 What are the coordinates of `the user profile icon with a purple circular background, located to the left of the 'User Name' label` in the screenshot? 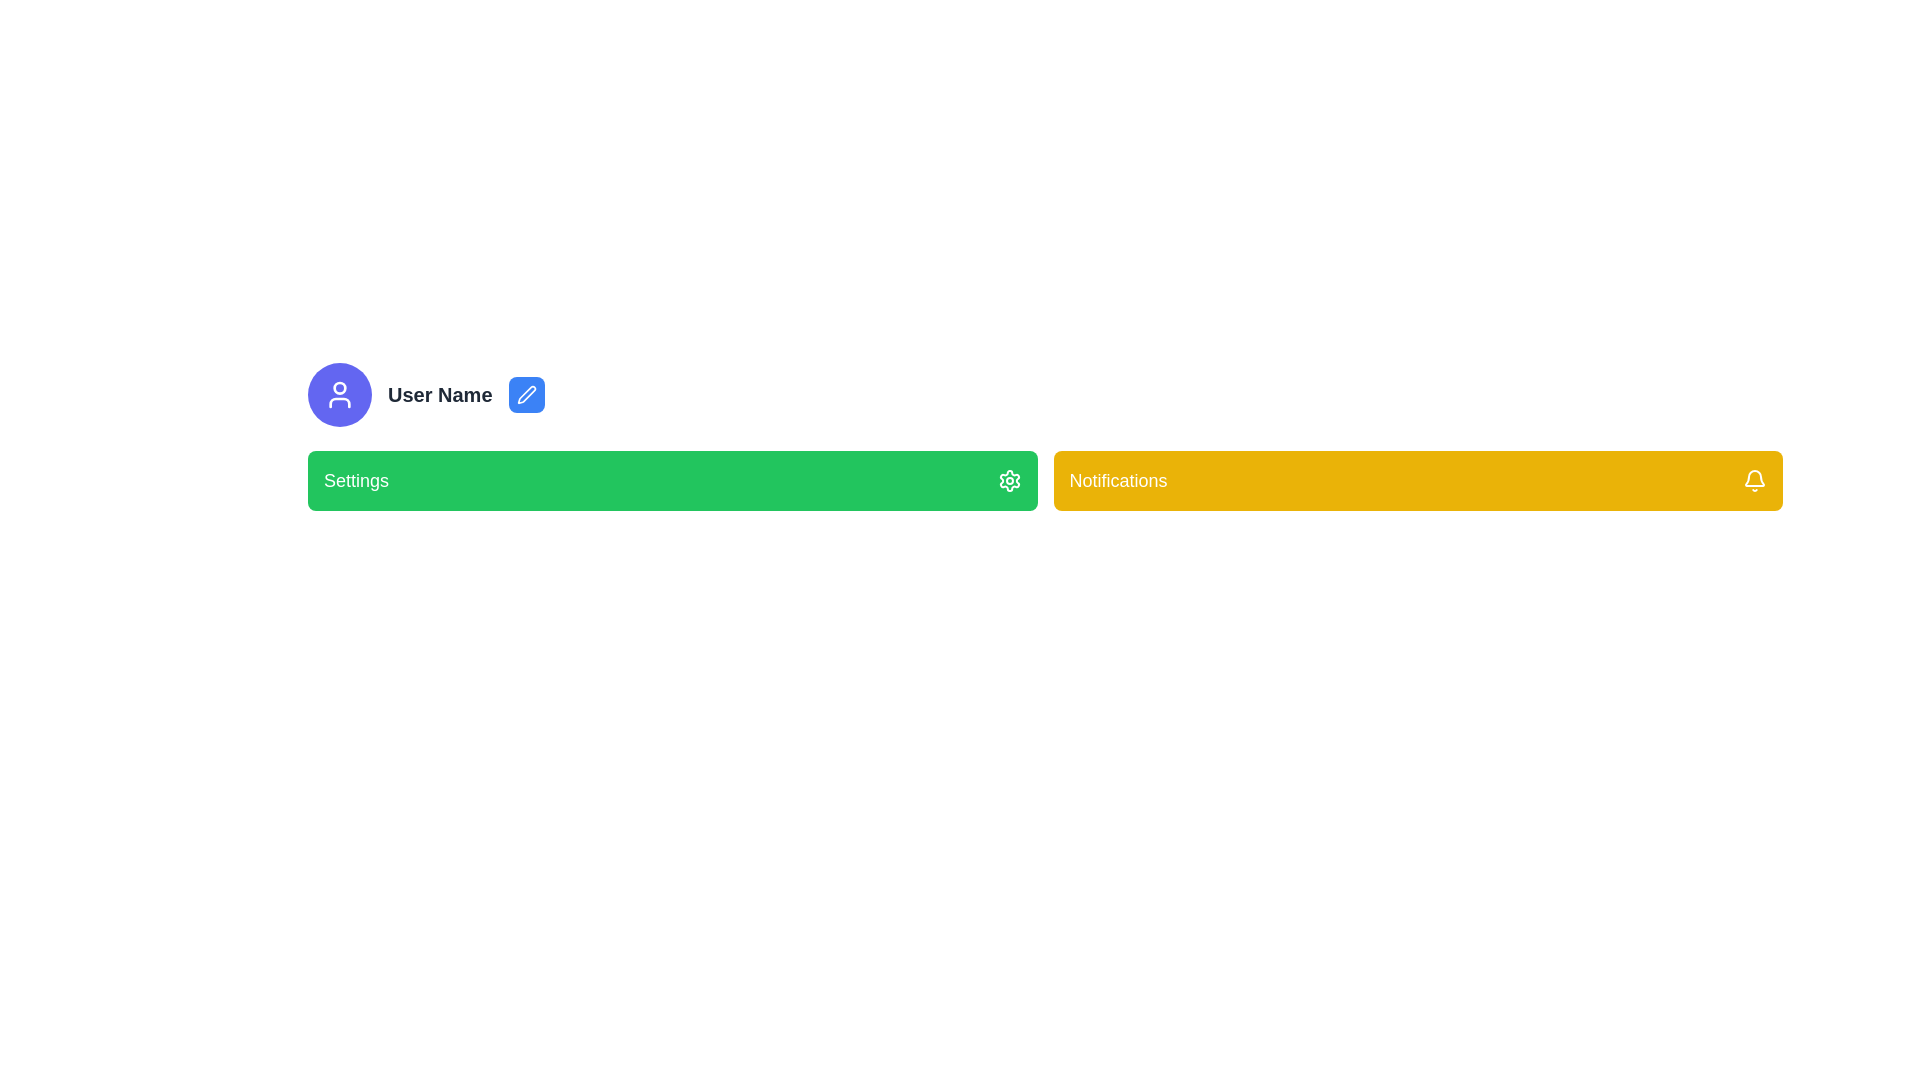 It's located at (340, 394).